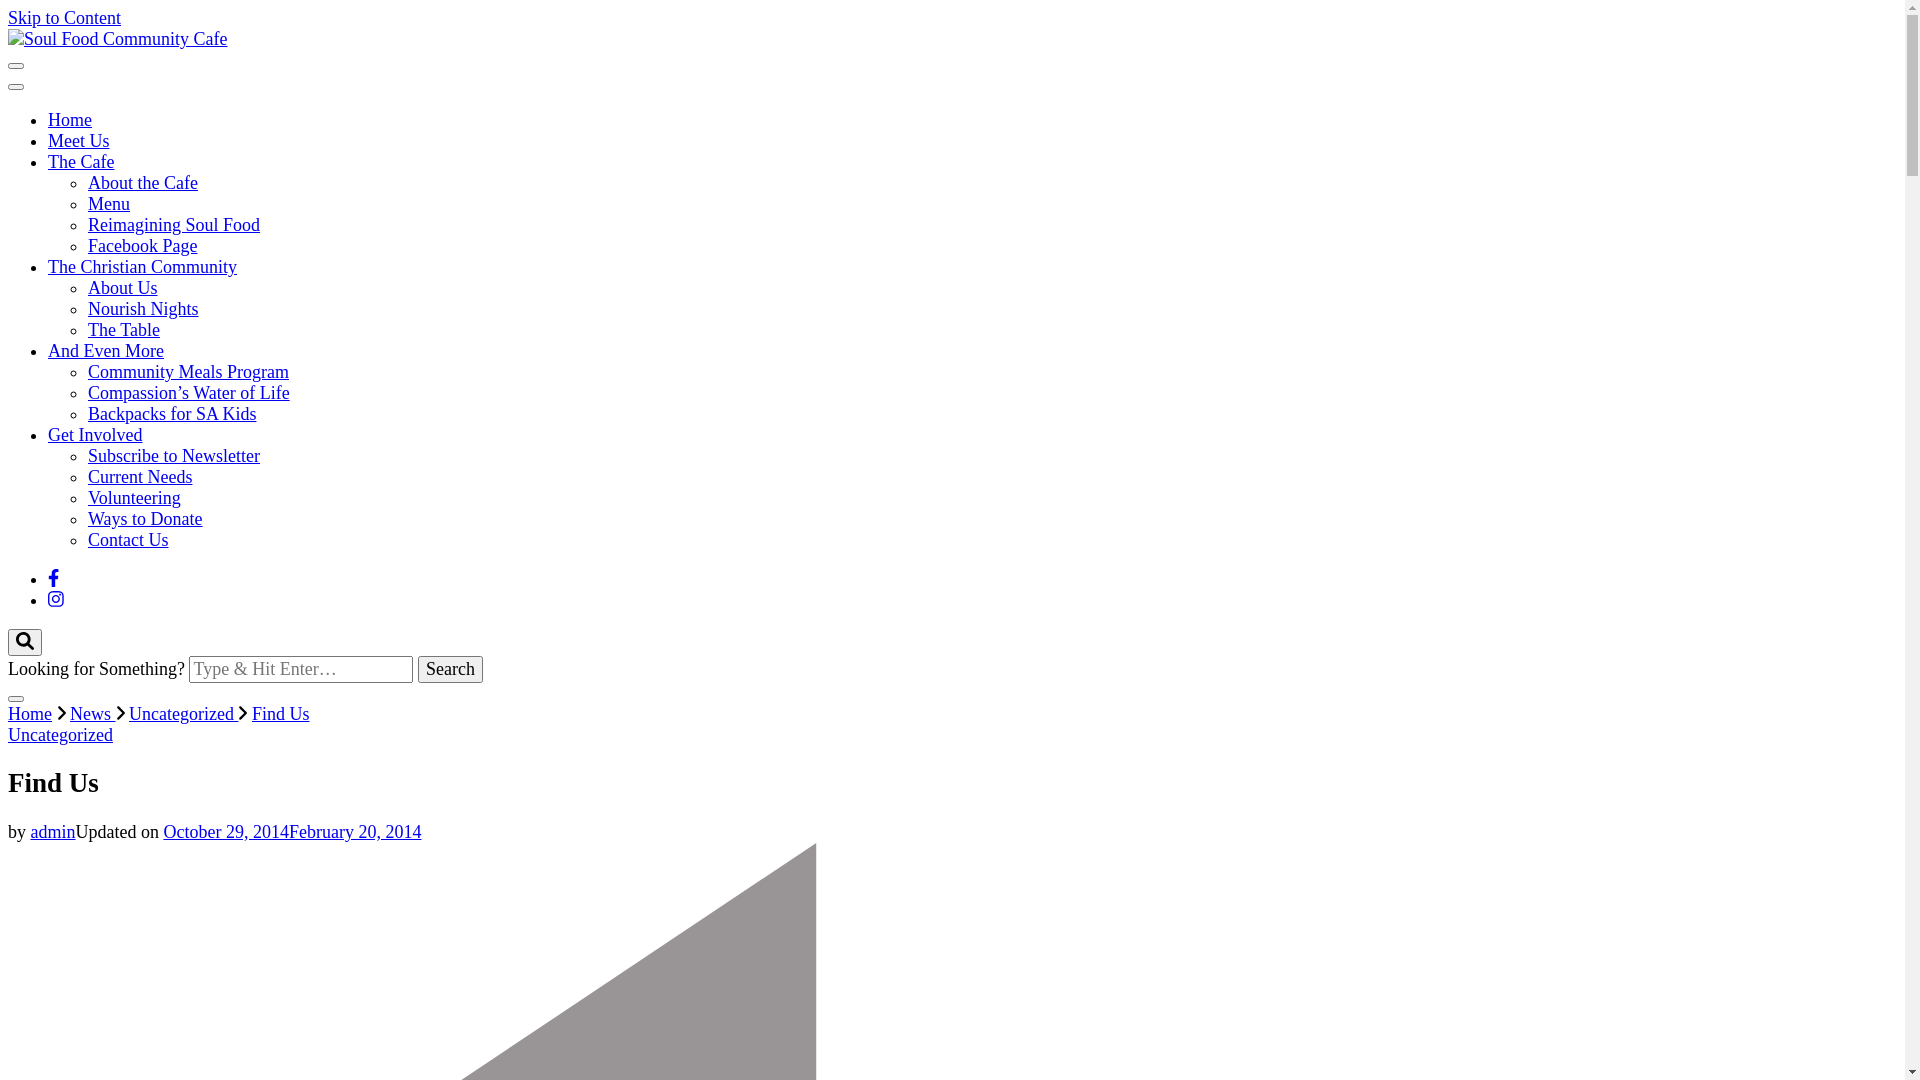 Image resolution: width=1920 pixels, height=1080 pixels. What do you see at coordinates (188, 371) in the screenshot?
I see `'Community Meals Program'` at bounding box center [188, 371].